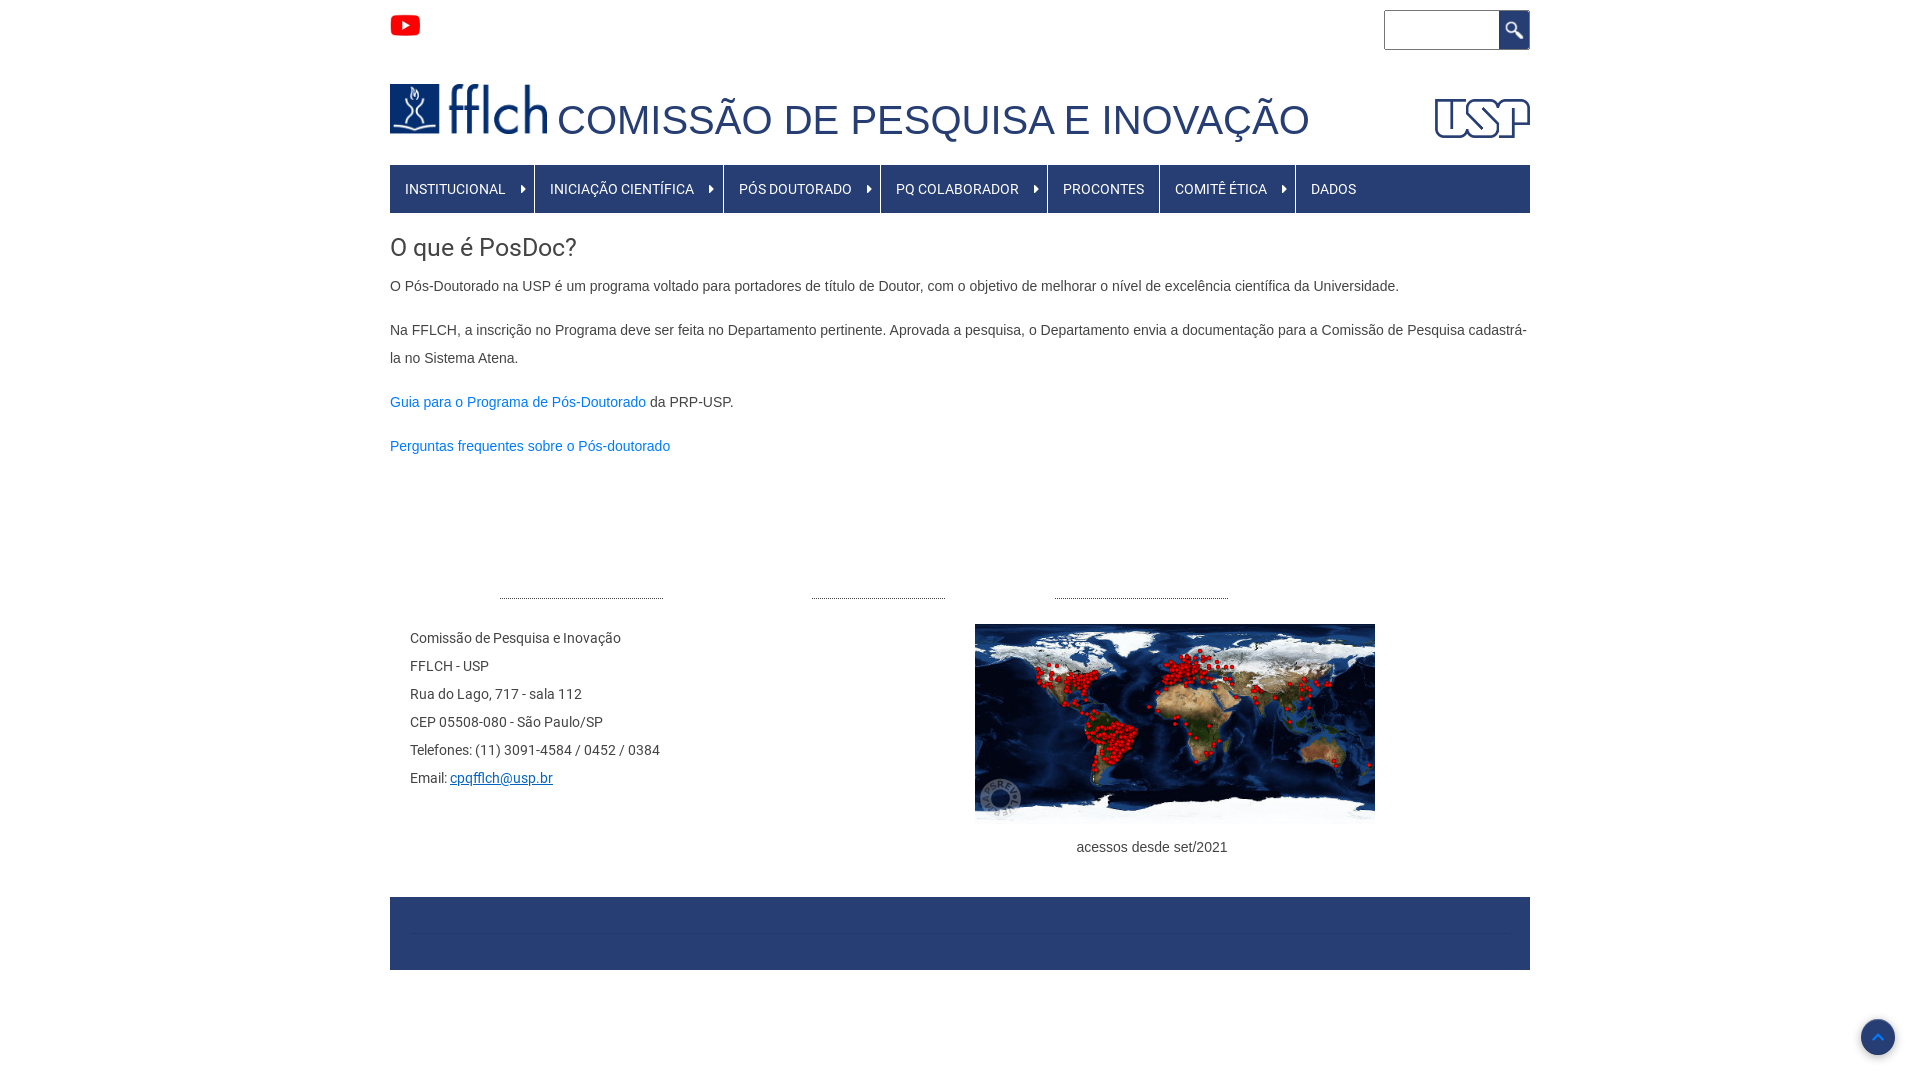 This screenshot has width=1920, height=1080. I want to click on 'DADOS', so click(1333, 189).